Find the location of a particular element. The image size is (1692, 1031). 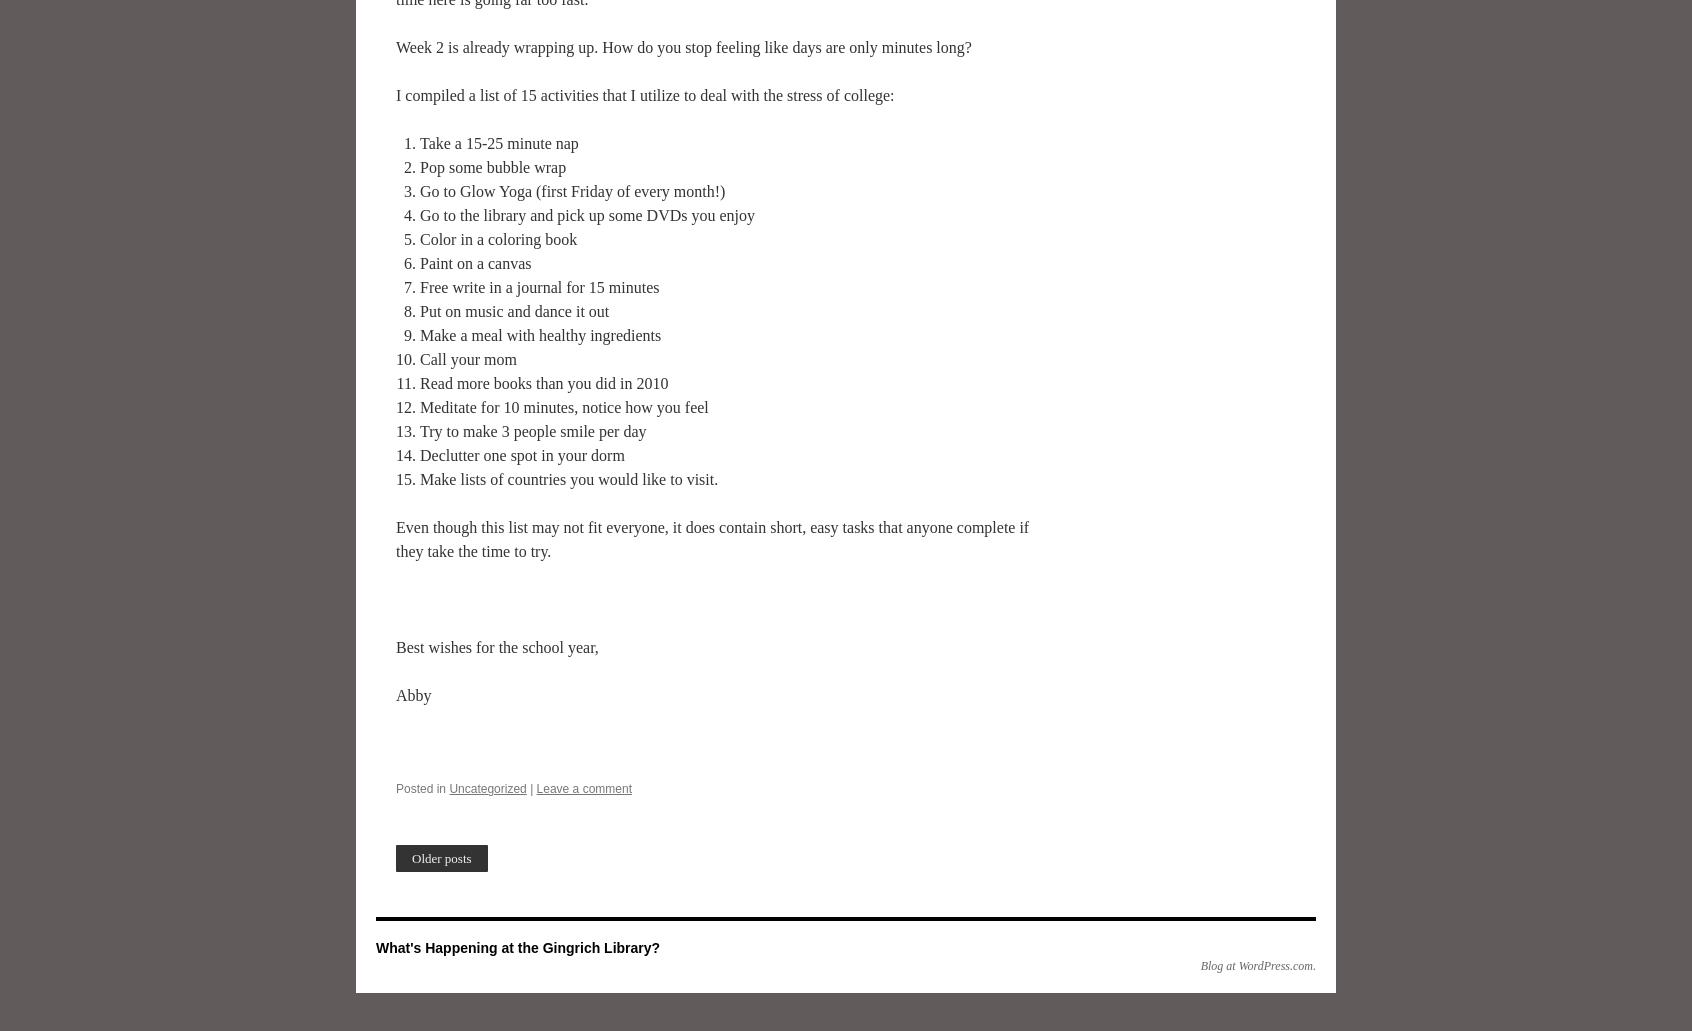

'Meditate for 10 minutes, notice how you feel' is located at coordinates (563, 406).